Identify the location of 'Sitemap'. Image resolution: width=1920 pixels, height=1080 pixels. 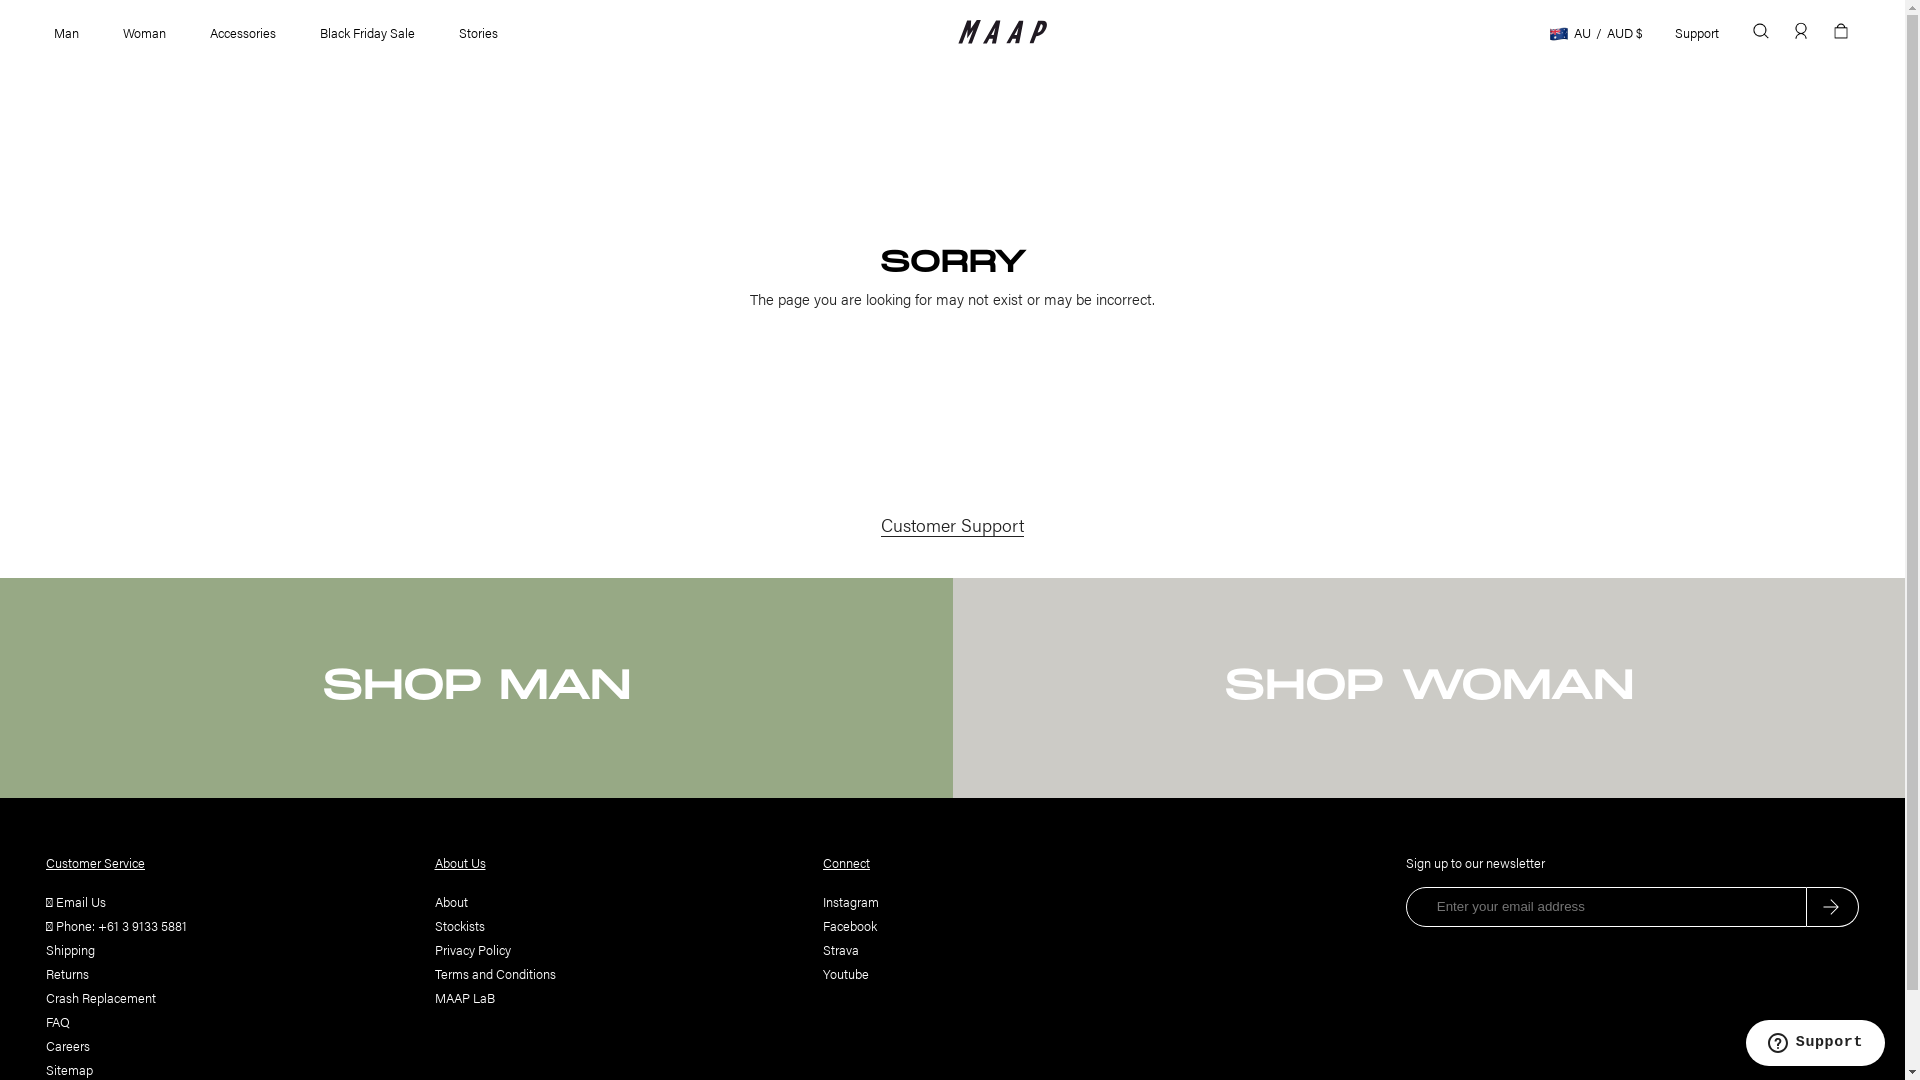
(69, 1068).